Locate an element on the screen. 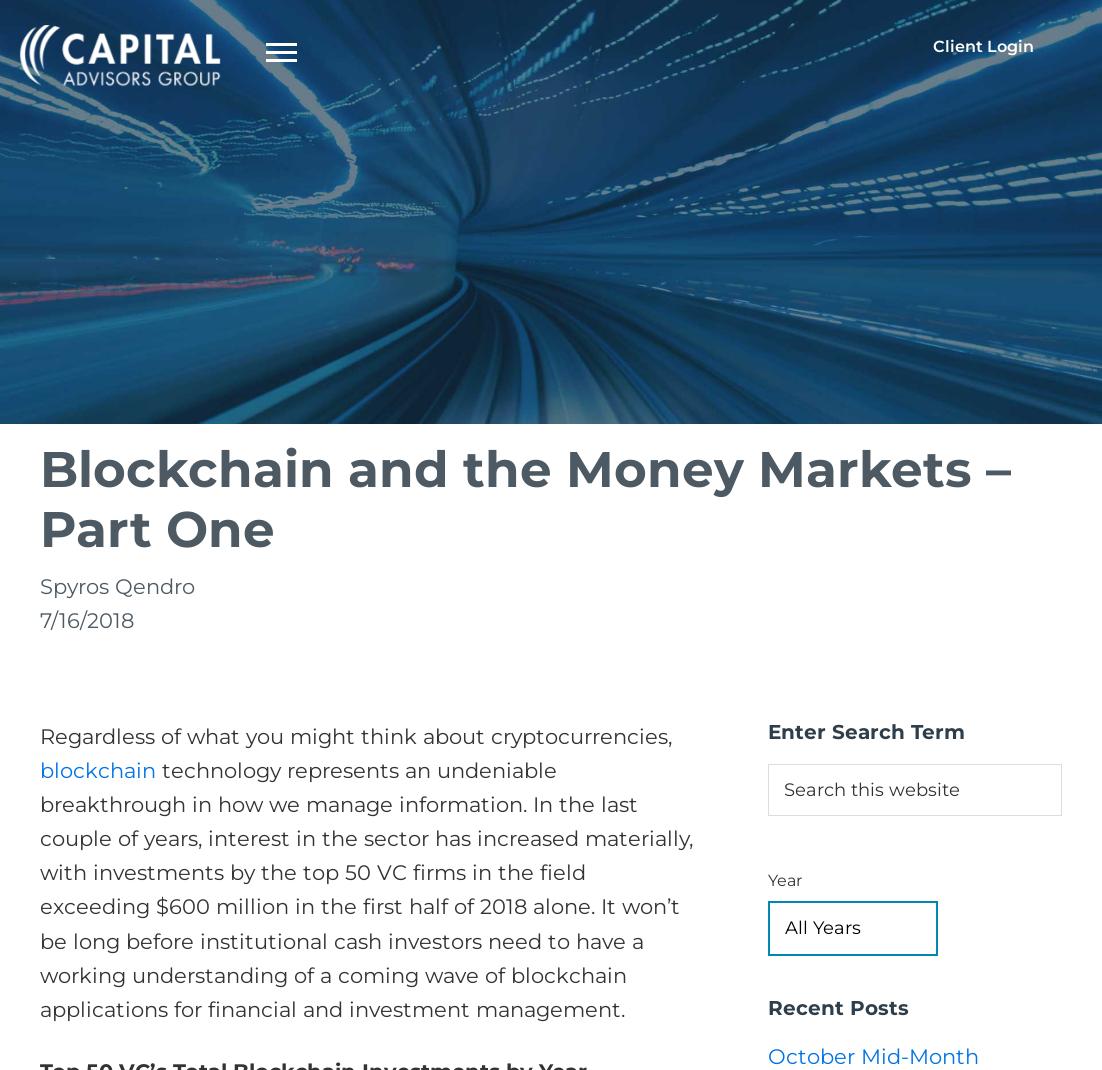 The height and width of the screenshot is (1070, 1102). 'Recent Posts' is located at coordinates (837, 1006).